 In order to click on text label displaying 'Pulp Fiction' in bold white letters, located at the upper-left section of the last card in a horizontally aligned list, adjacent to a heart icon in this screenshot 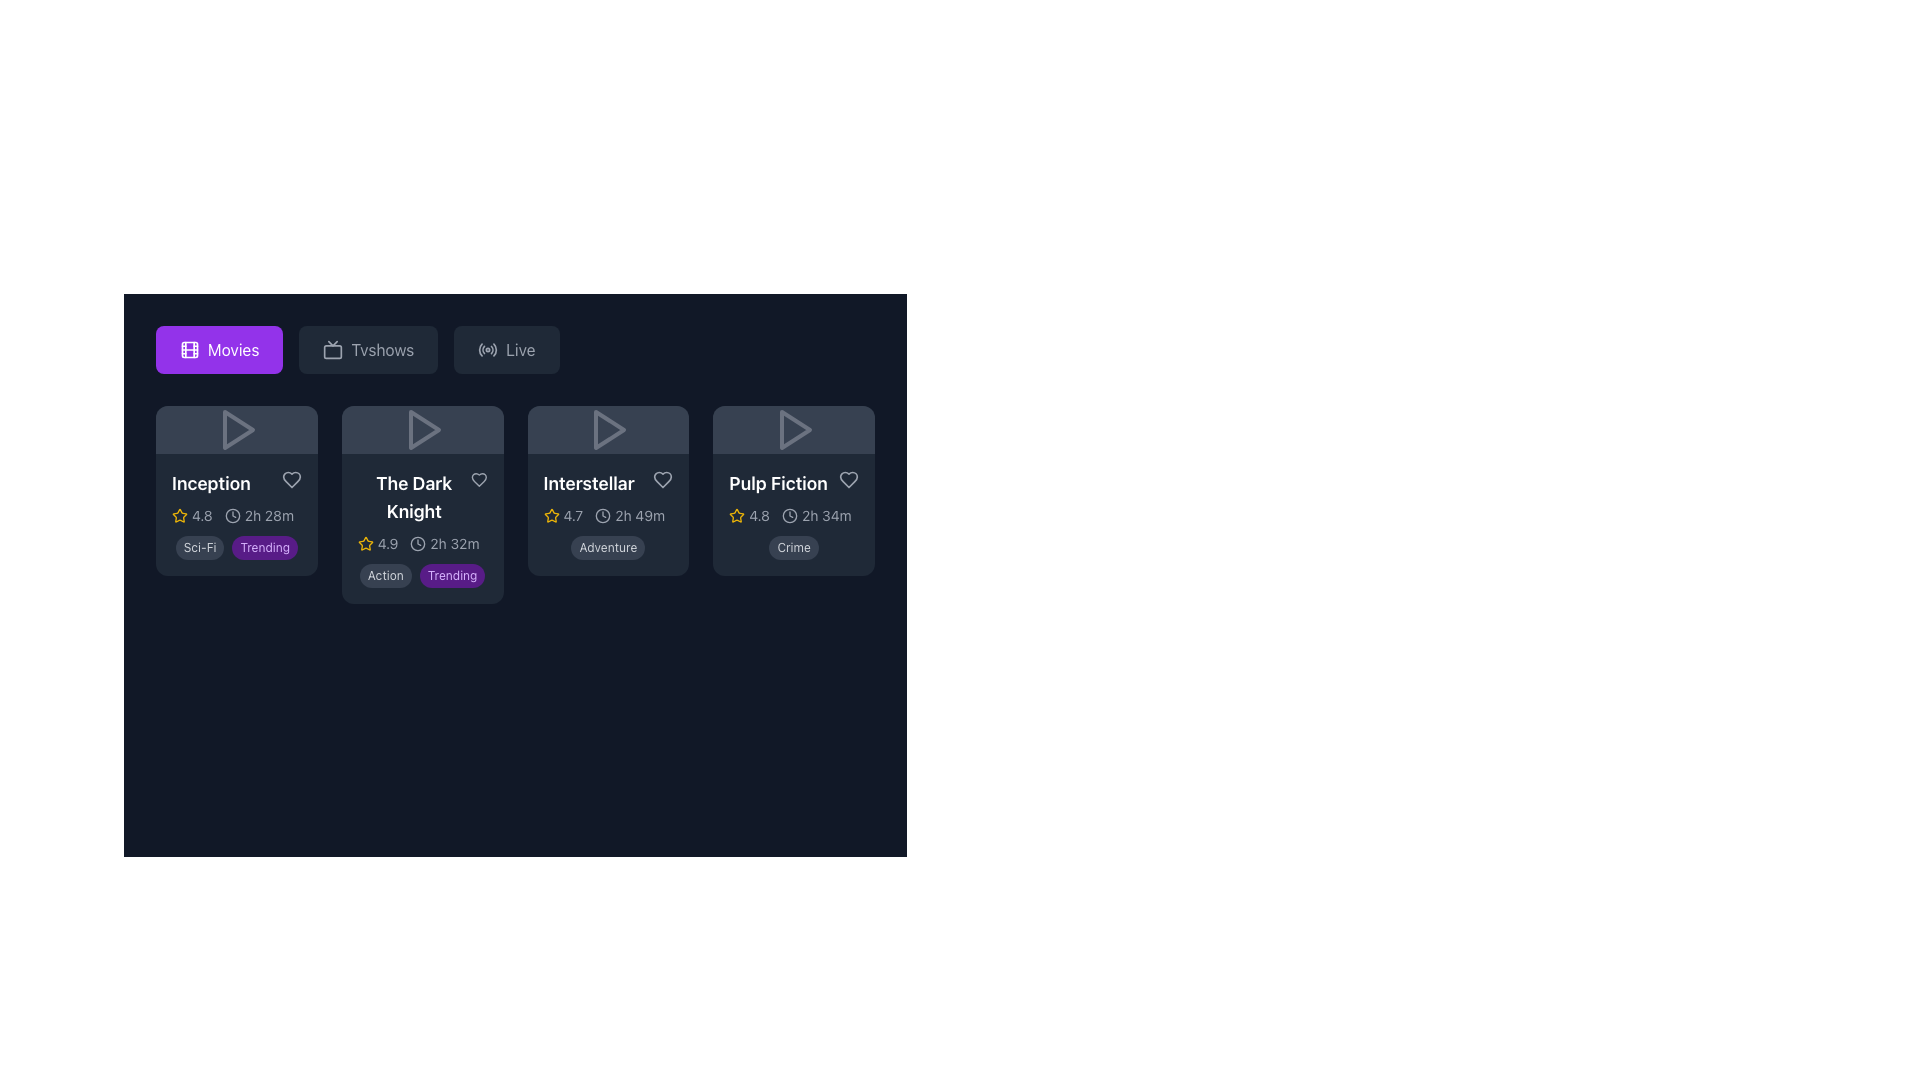, I will do `click(793, 483)`.